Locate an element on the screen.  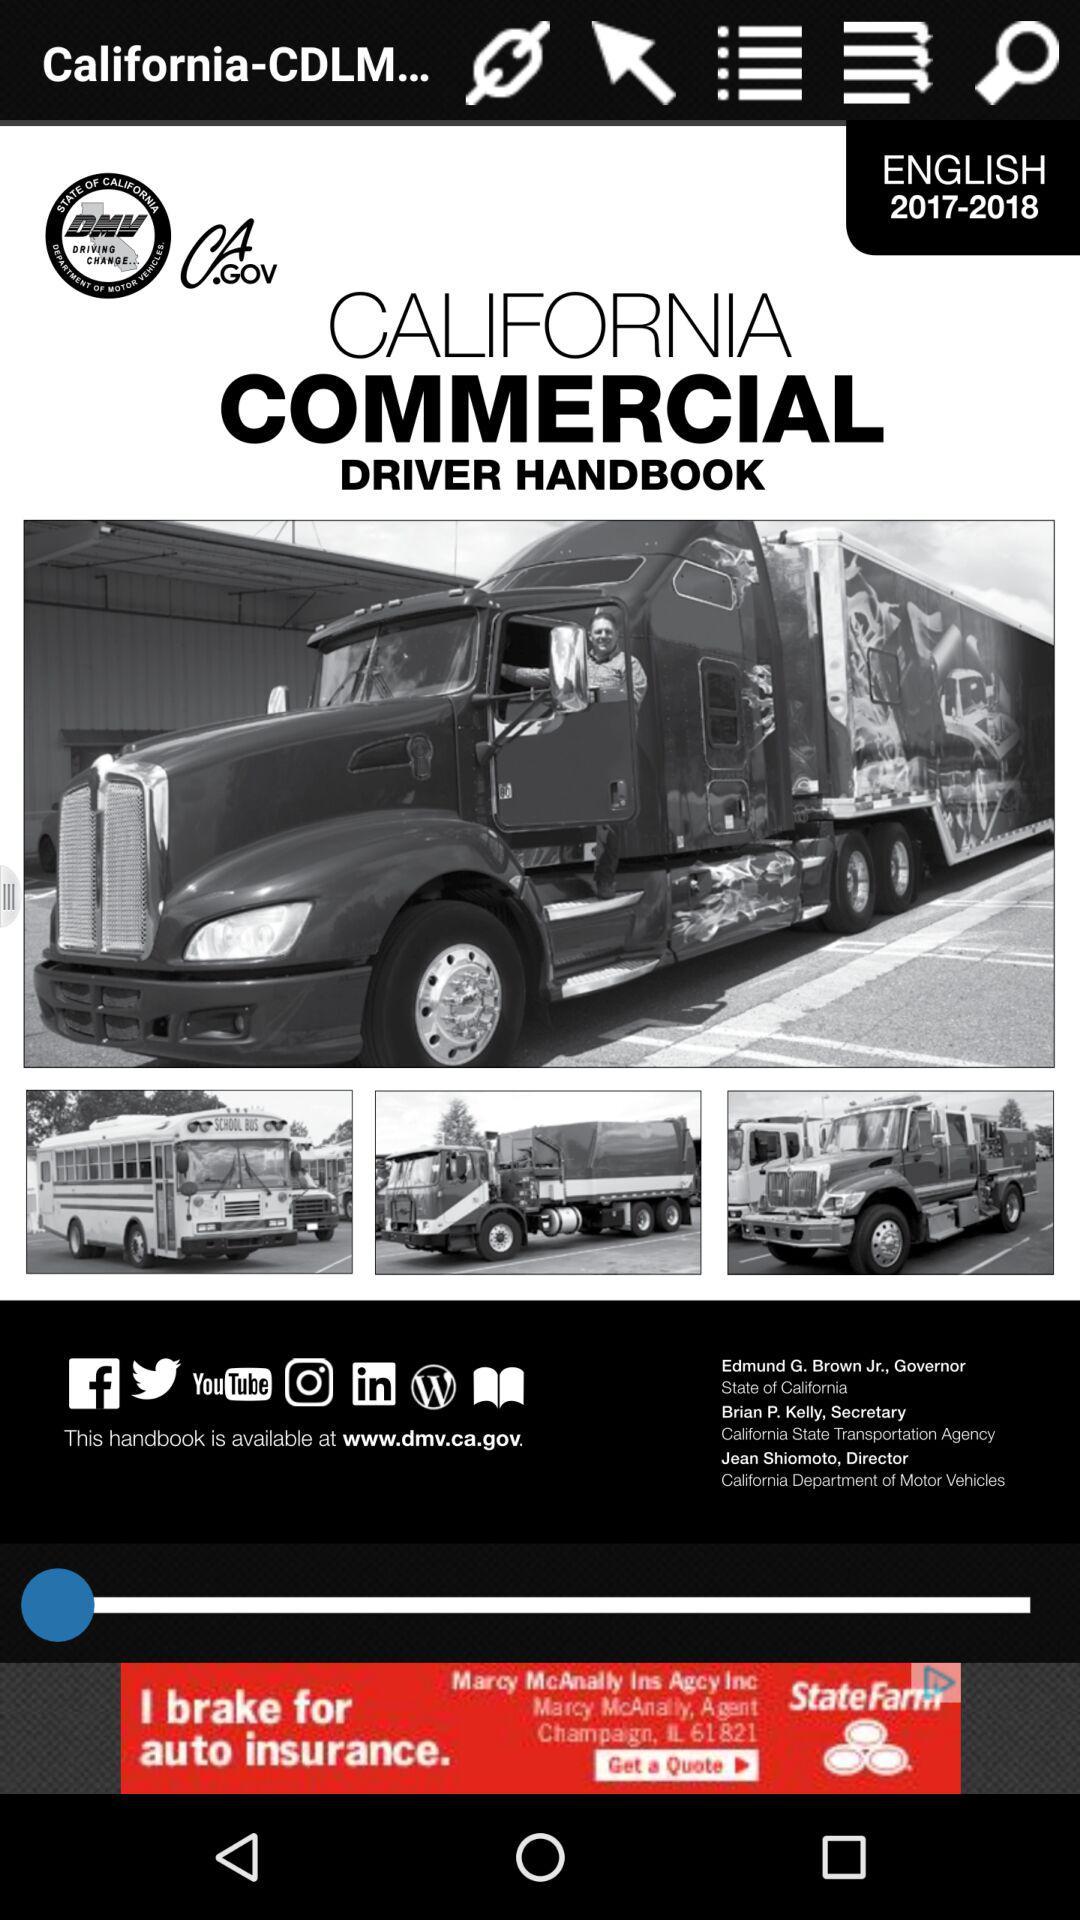
auto insurance advertisement is located at coordinates (540, 1727).